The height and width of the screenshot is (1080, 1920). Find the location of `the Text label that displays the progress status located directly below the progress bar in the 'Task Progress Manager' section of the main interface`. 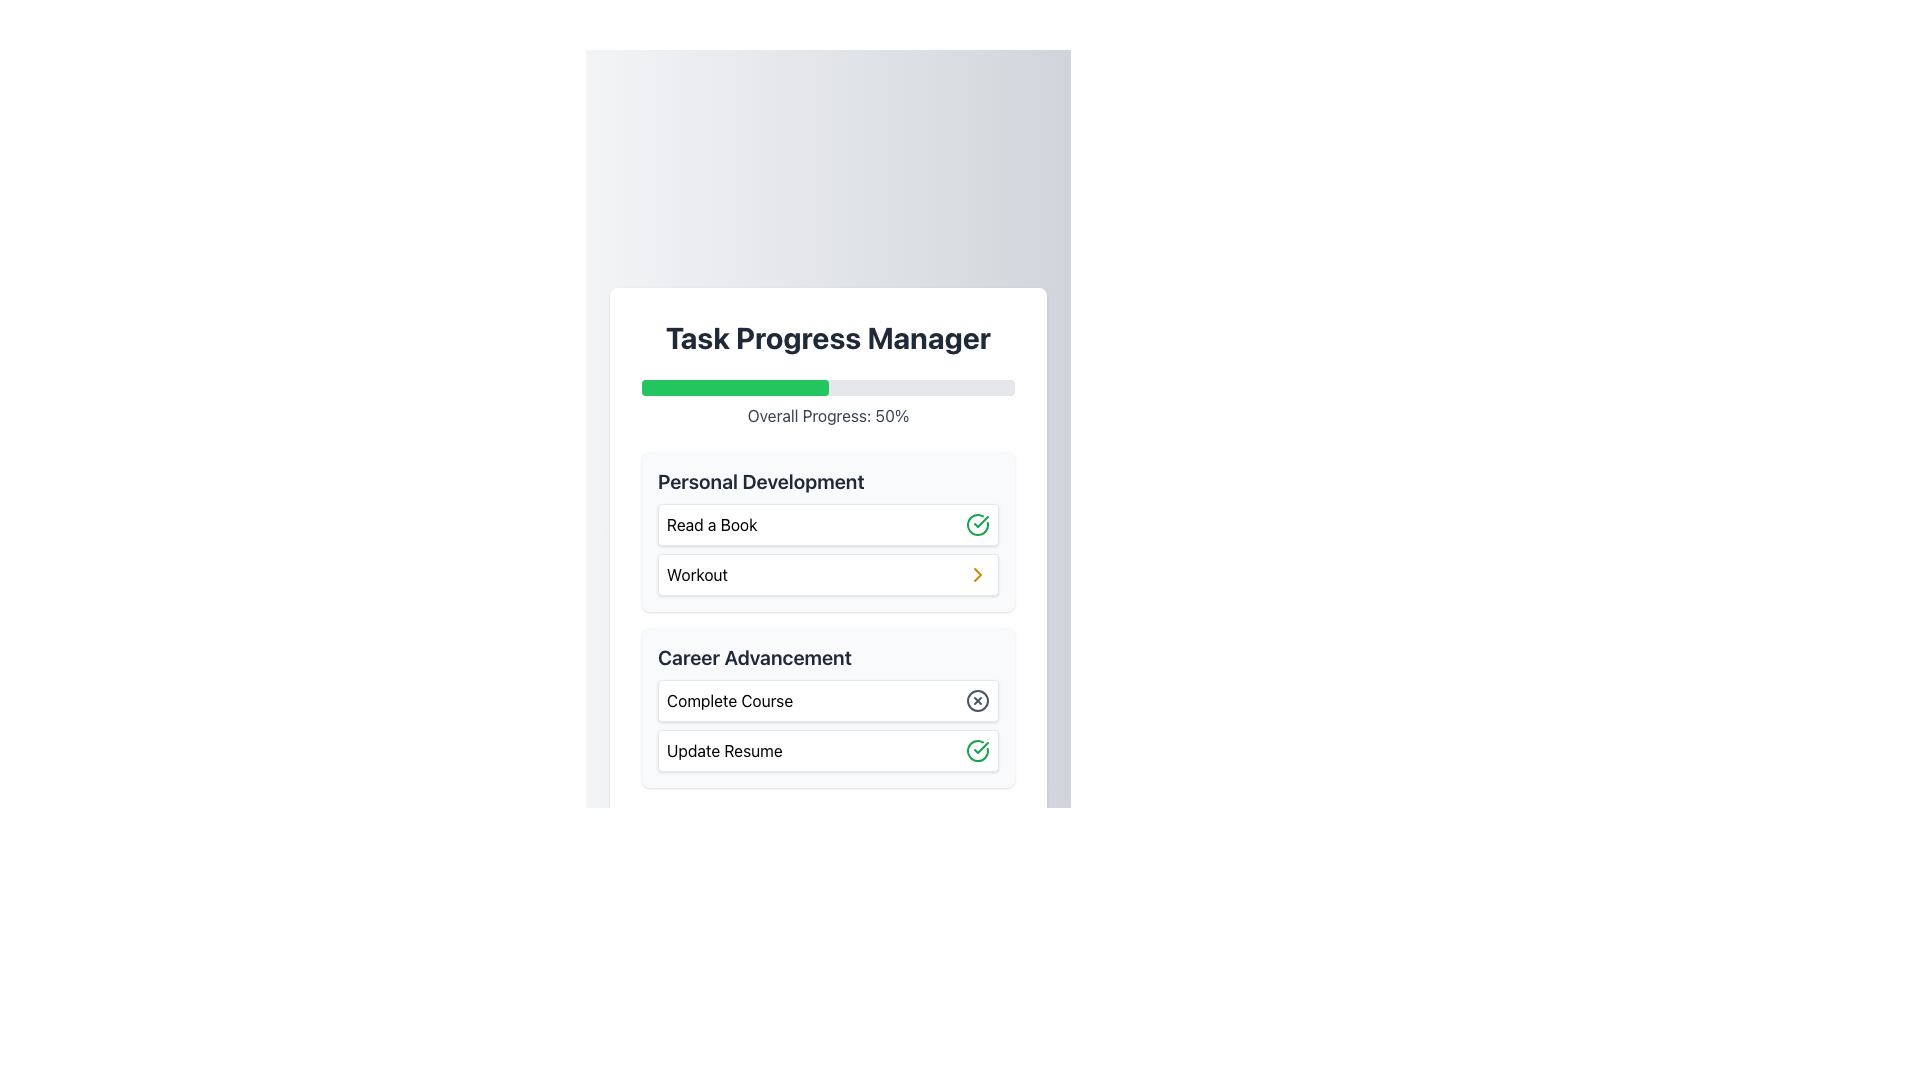

the Text label that displays the progress status located directly below the progress bar in the 'Task Progress Manager' section of the main interface is located at coordinates (828, 415).